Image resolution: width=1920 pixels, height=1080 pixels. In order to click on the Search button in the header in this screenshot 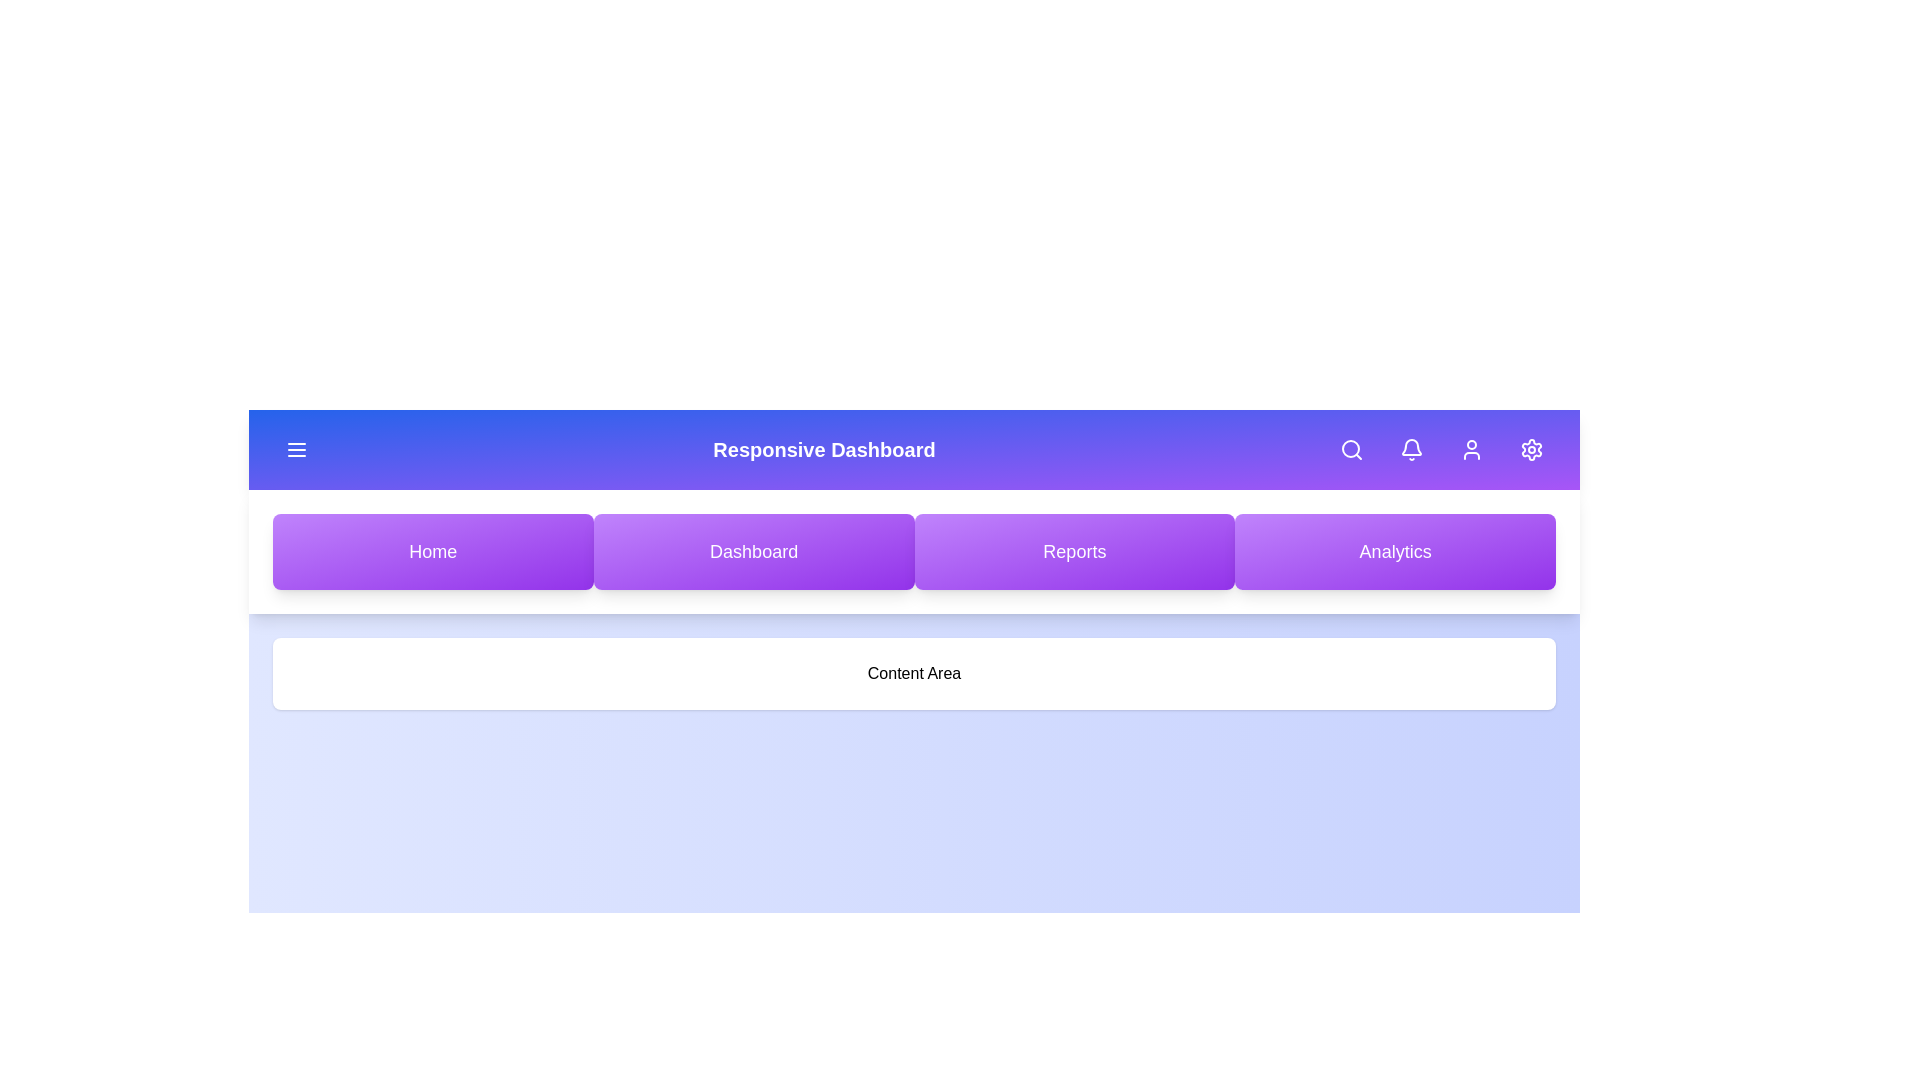, I will do `click(1352, 450)`.